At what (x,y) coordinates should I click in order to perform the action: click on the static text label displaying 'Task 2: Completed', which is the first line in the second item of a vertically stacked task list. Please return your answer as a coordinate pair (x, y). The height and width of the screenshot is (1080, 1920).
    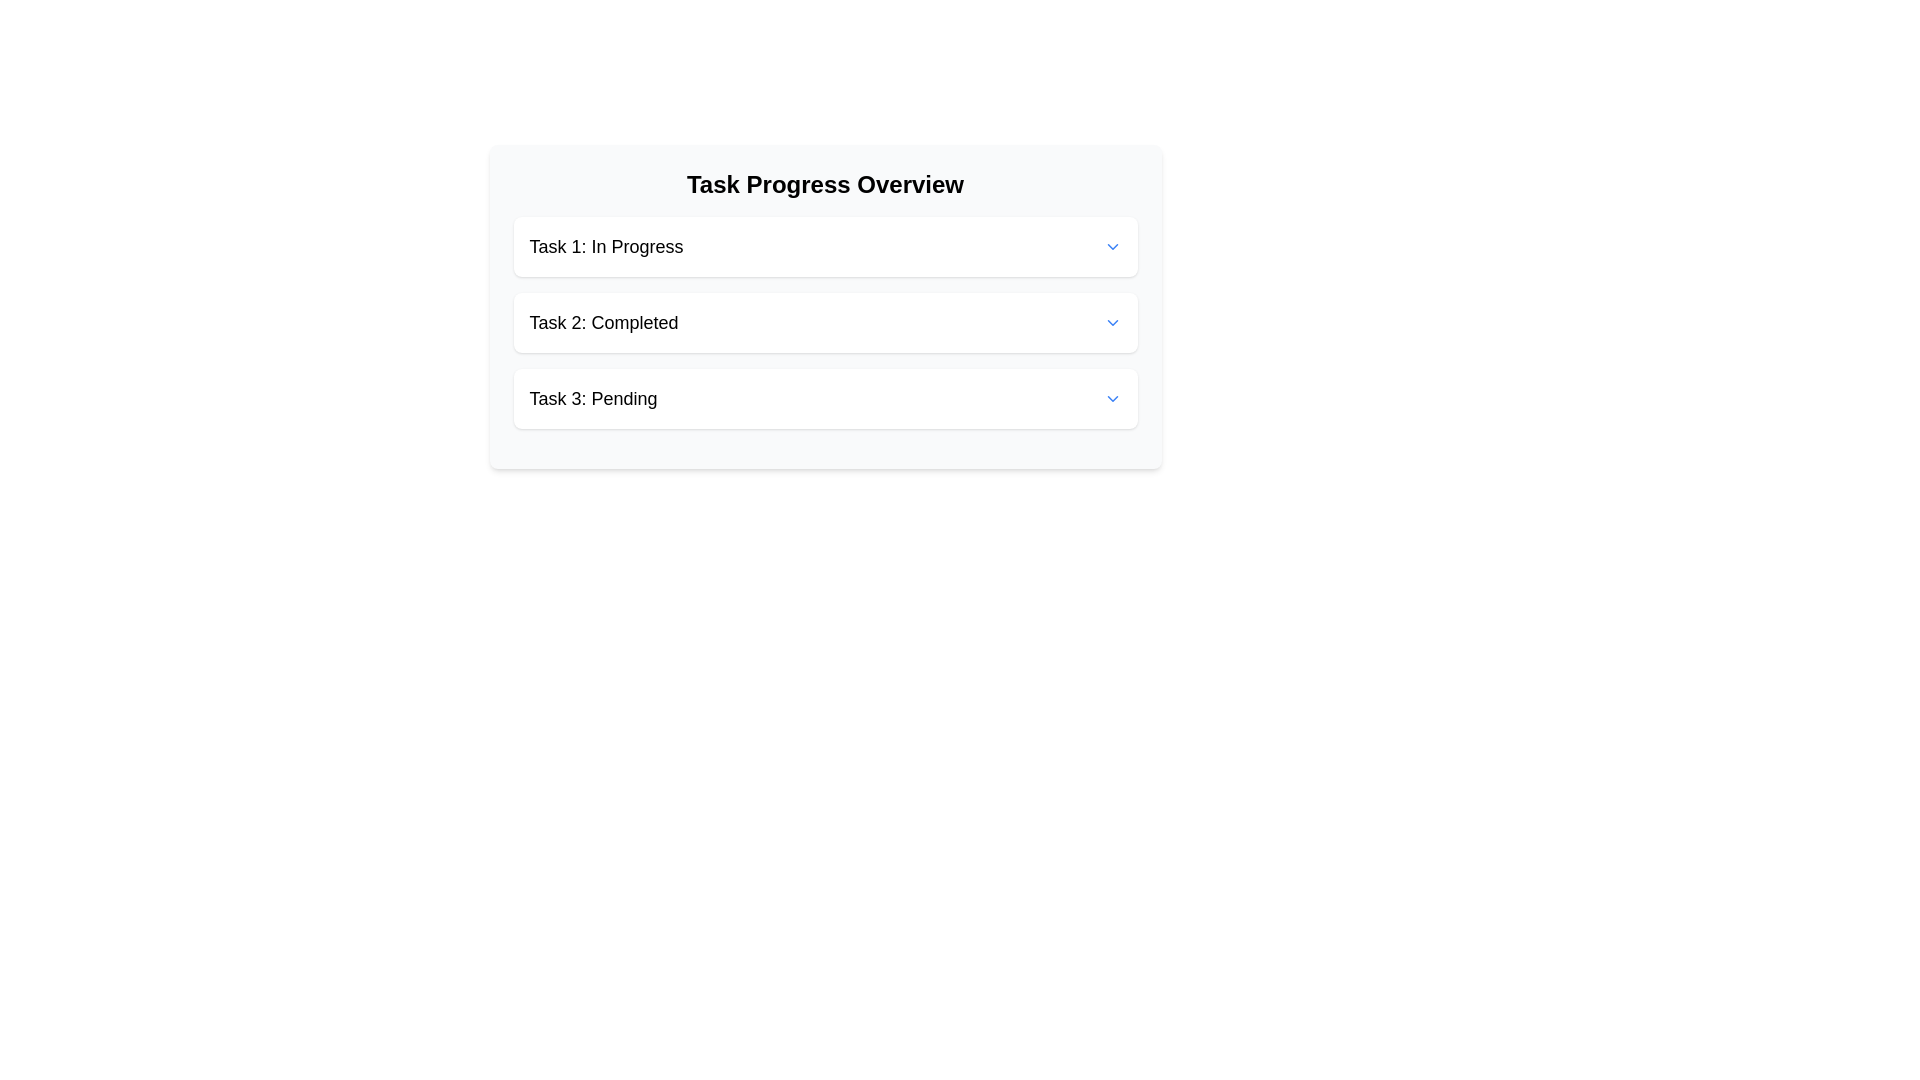
    Looking at the image, I should click on (603, 322).